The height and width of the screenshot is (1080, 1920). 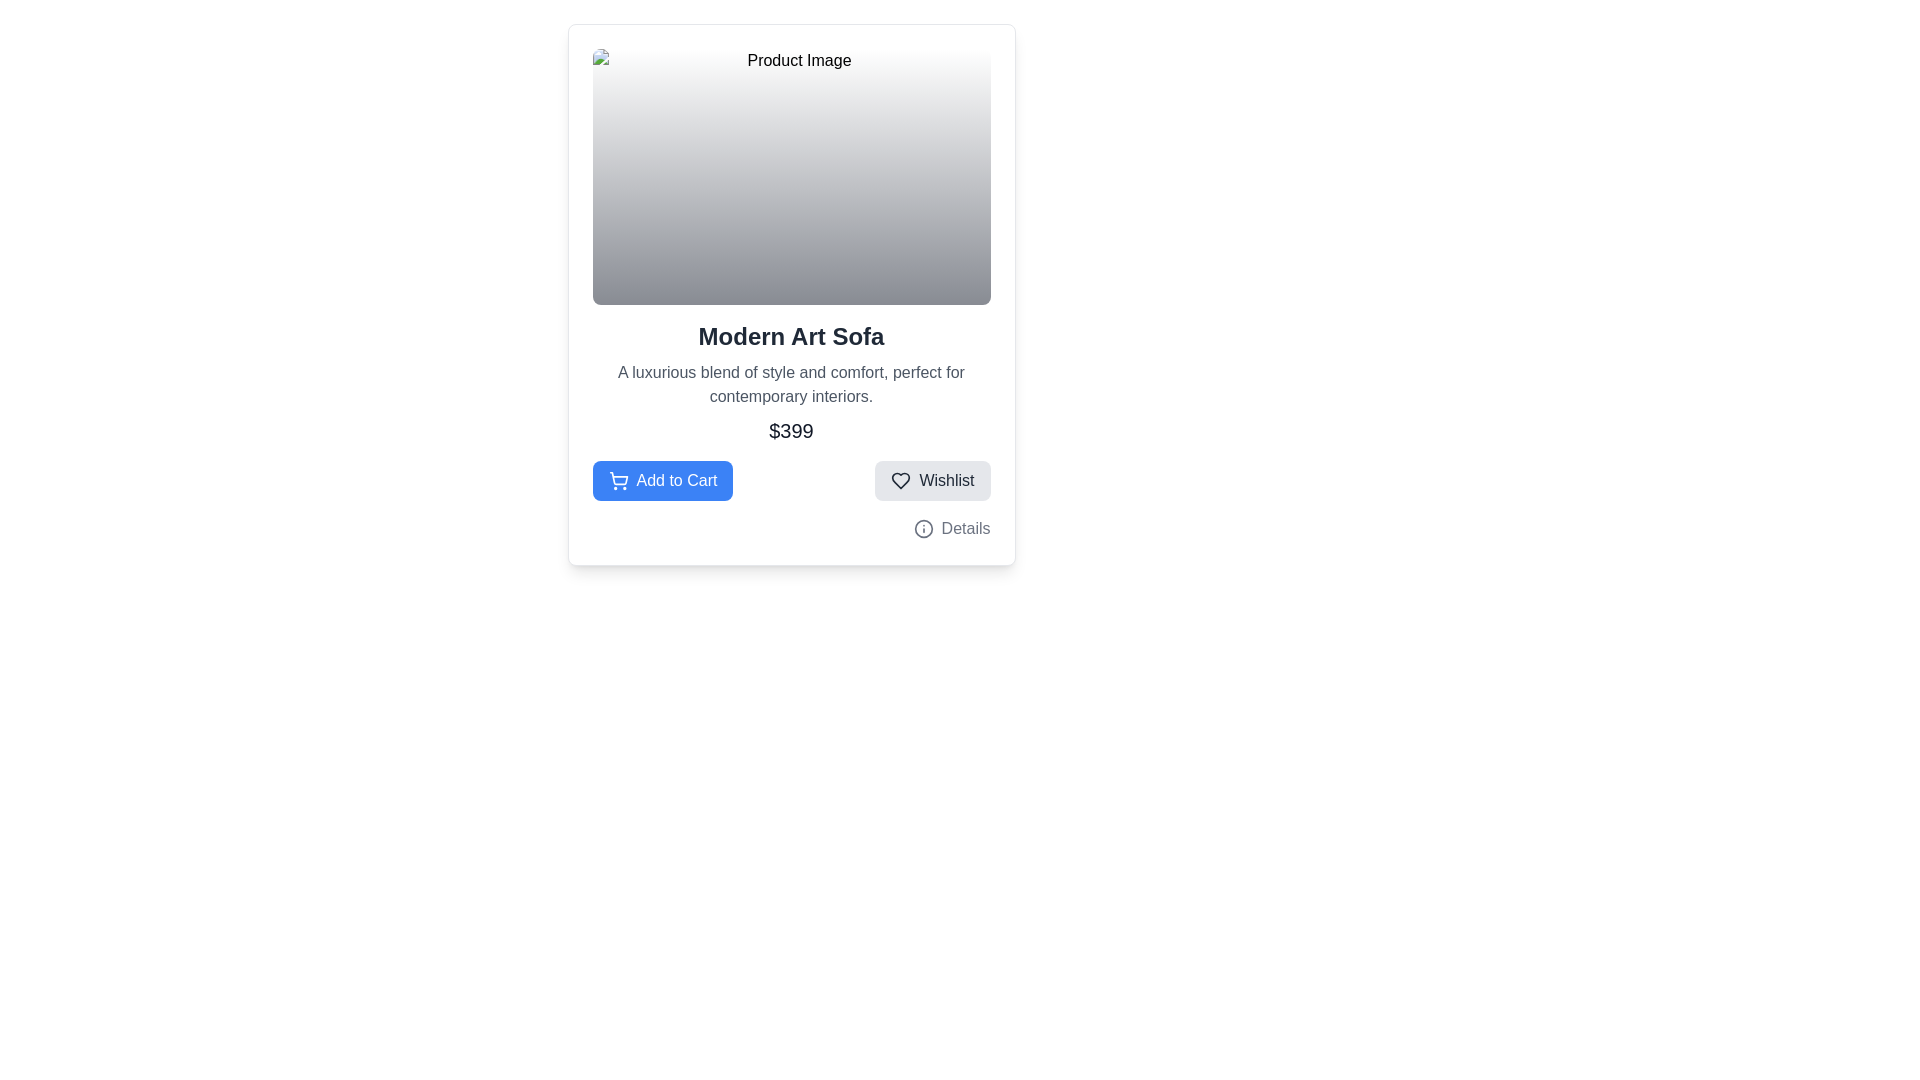 What do you see at coordinates (617, 481) in the screenshot?
I see `the shopping cart icon, which is styled with a line-drawing aesthetic and located to the left of the 'Add to Cart' text on a blue button` at bounding box center [617, 481].